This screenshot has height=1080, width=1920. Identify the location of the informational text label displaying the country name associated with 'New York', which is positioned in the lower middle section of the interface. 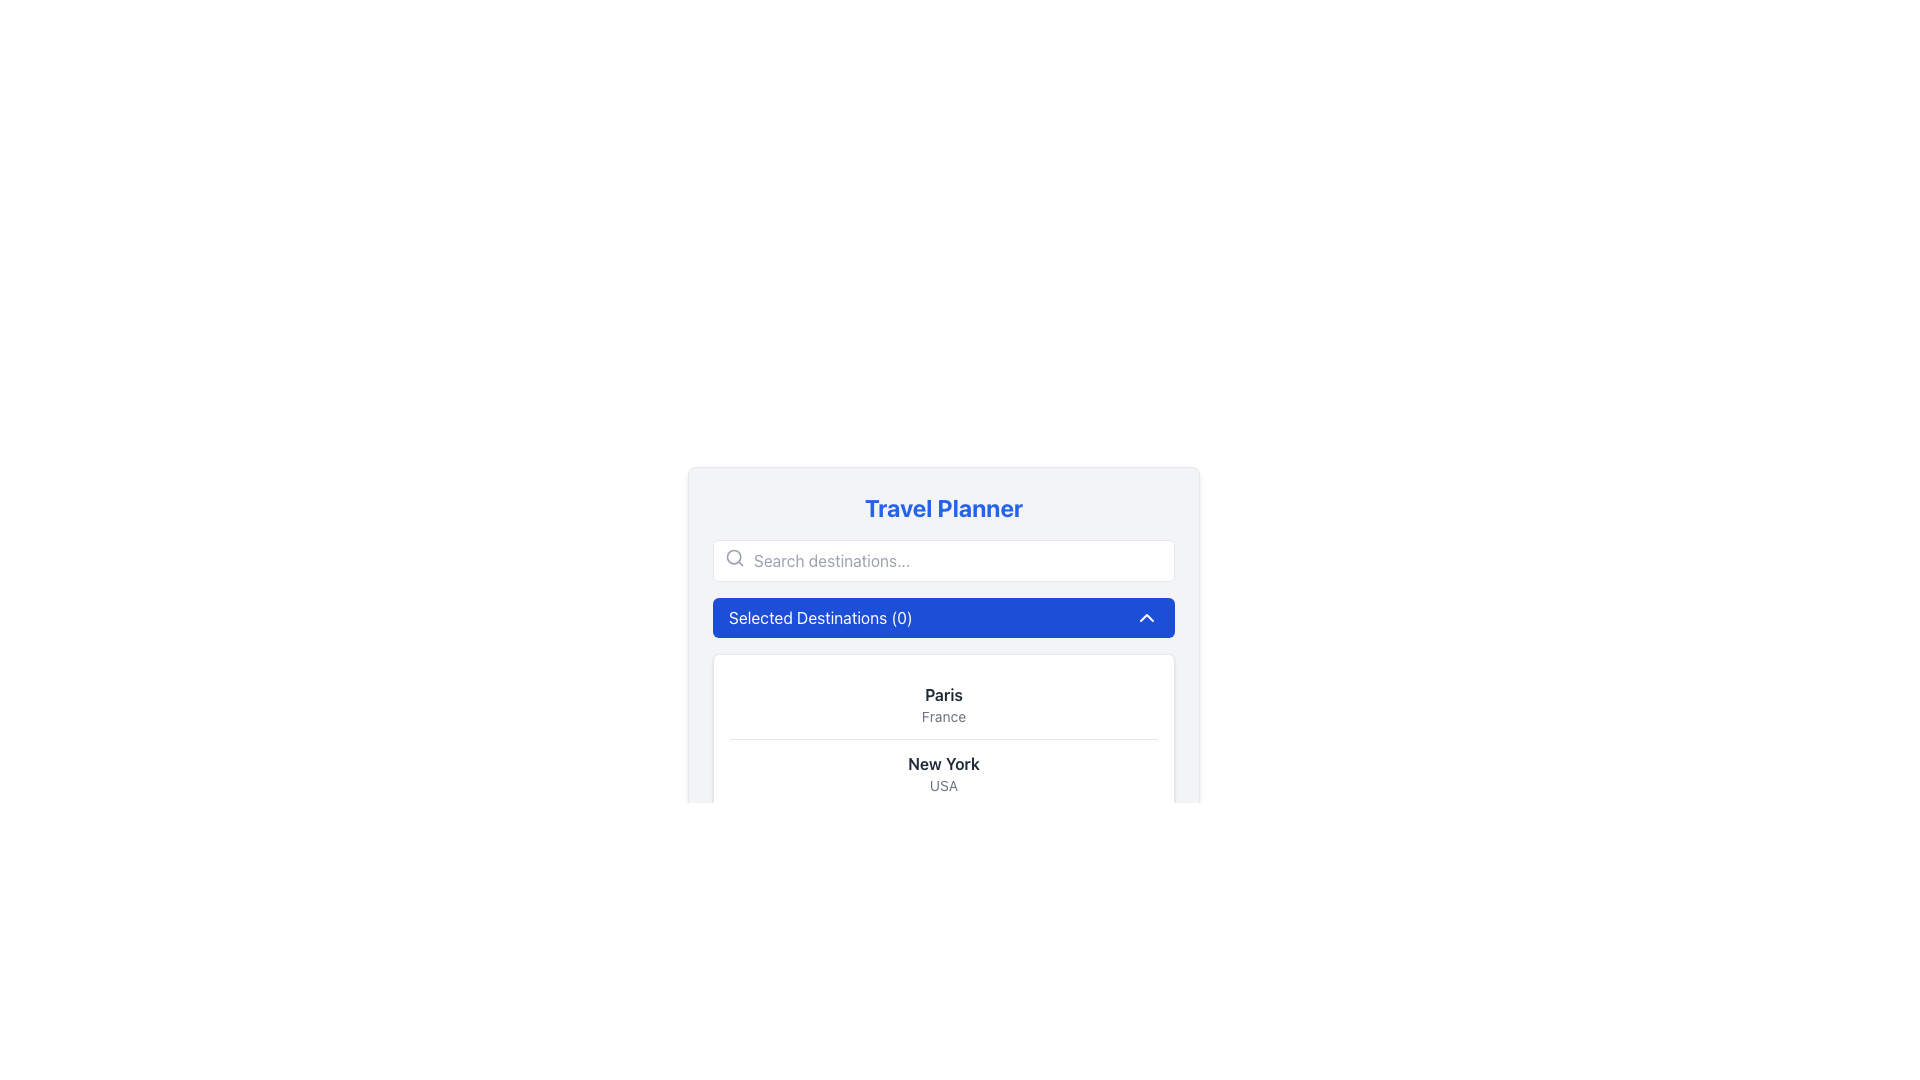
(943, 785).